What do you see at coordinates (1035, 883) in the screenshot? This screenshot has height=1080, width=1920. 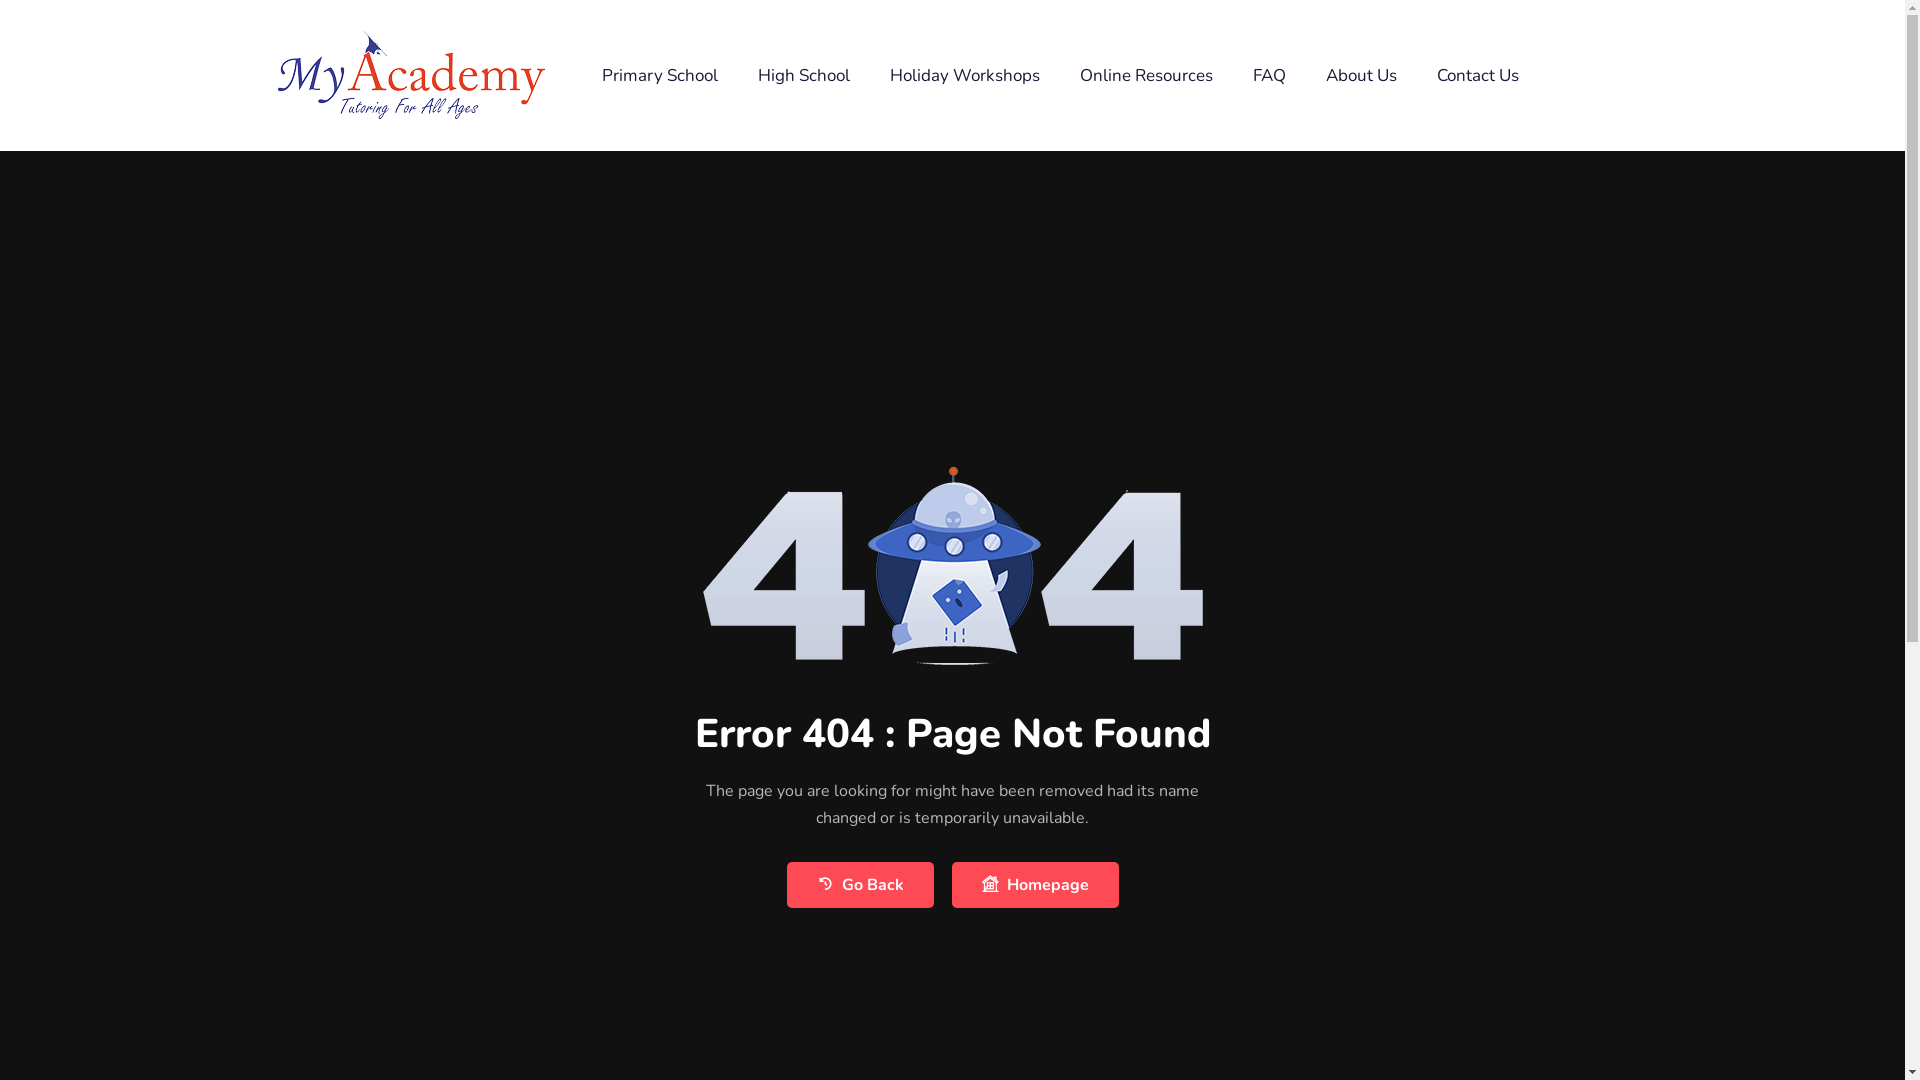 I see `'Homepage'` at bounding box center [1035, 883].